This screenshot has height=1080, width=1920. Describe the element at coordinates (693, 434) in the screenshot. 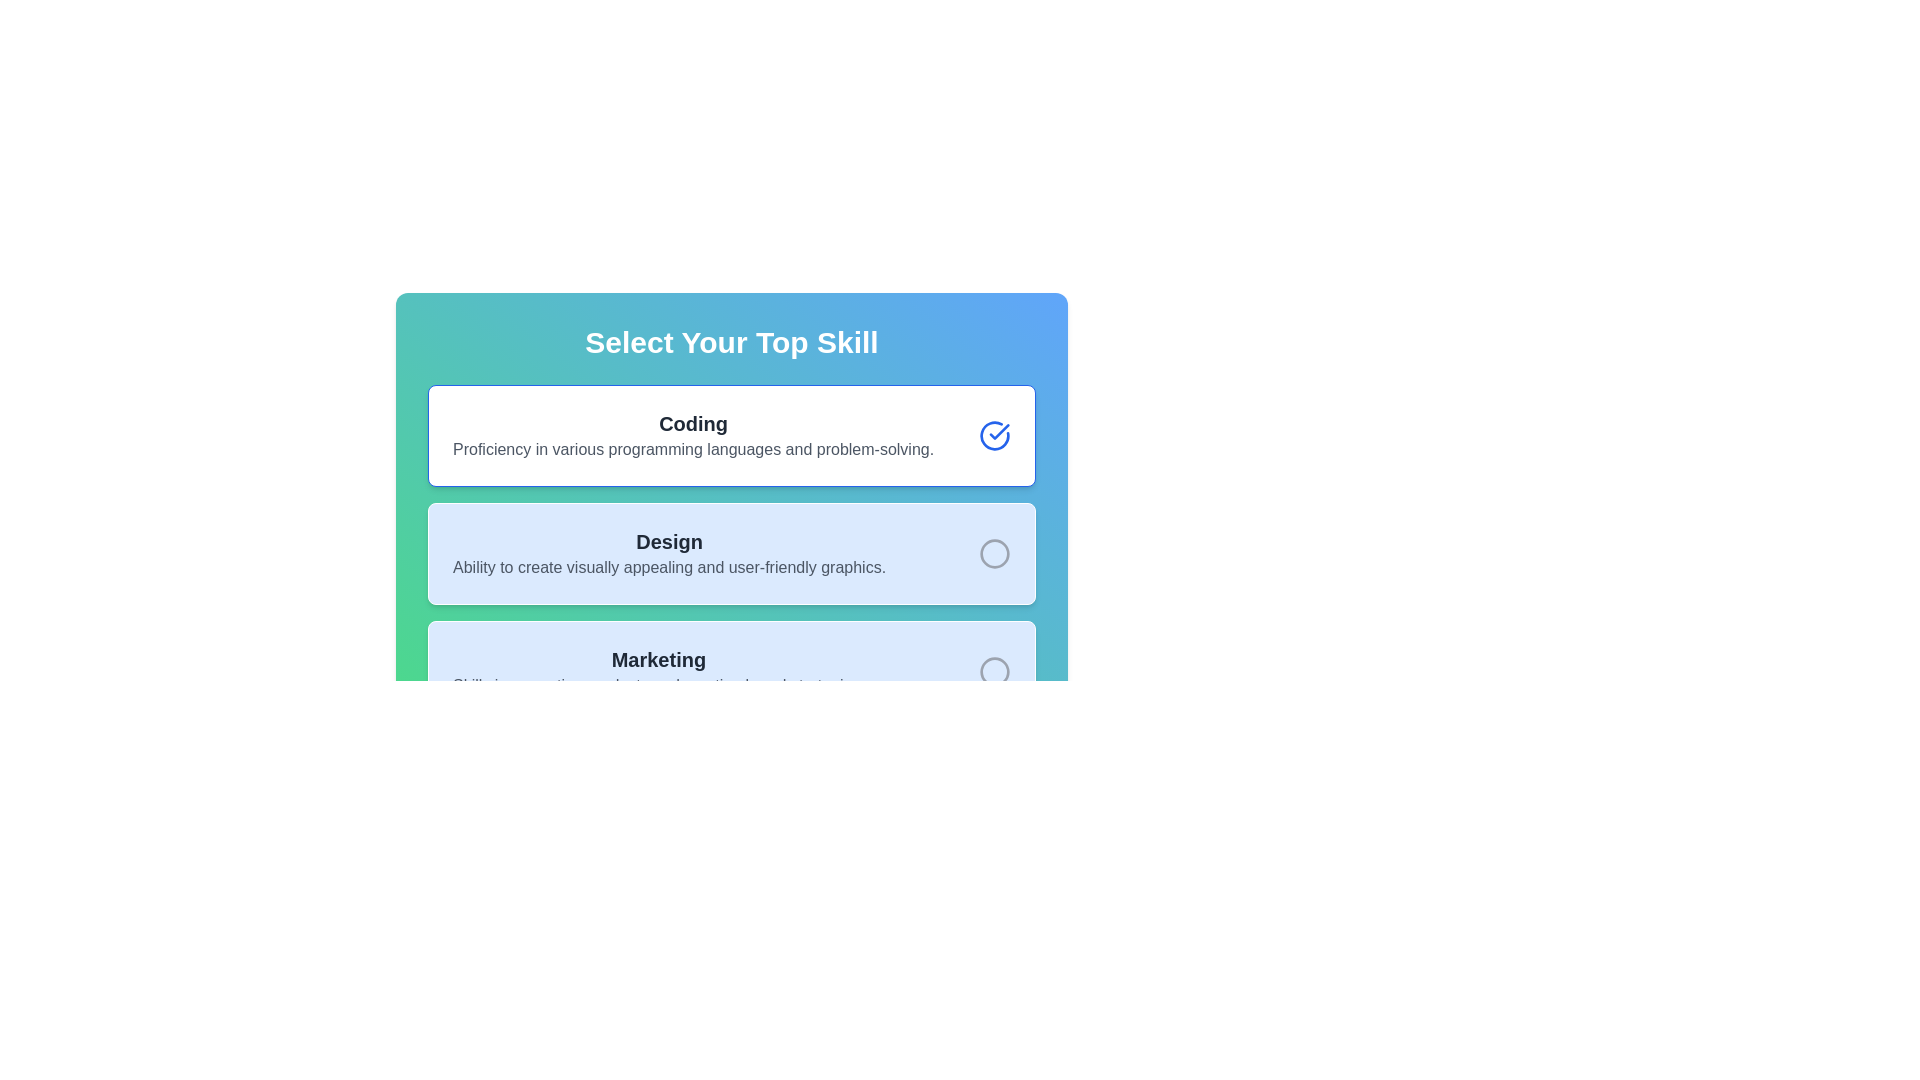

I see `the first selectable skill item in the list of top skills, which is located above the 'Design' and 'Marketing' elements` at that location.